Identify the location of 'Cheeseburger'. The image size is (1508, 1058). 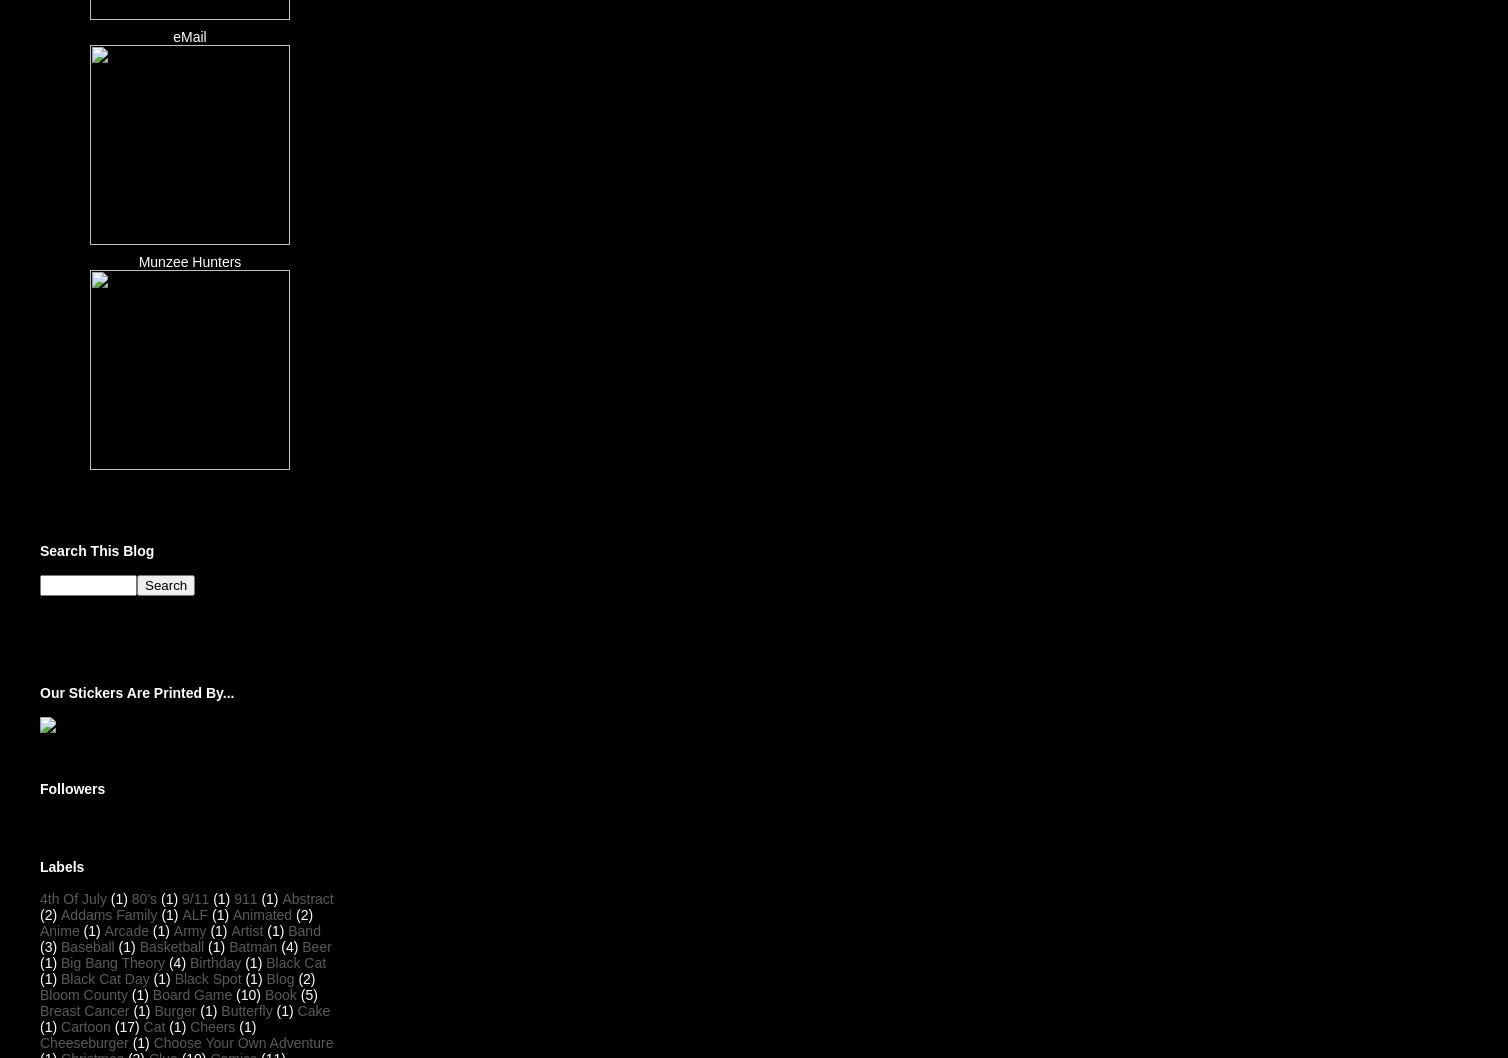
(39, 1041).